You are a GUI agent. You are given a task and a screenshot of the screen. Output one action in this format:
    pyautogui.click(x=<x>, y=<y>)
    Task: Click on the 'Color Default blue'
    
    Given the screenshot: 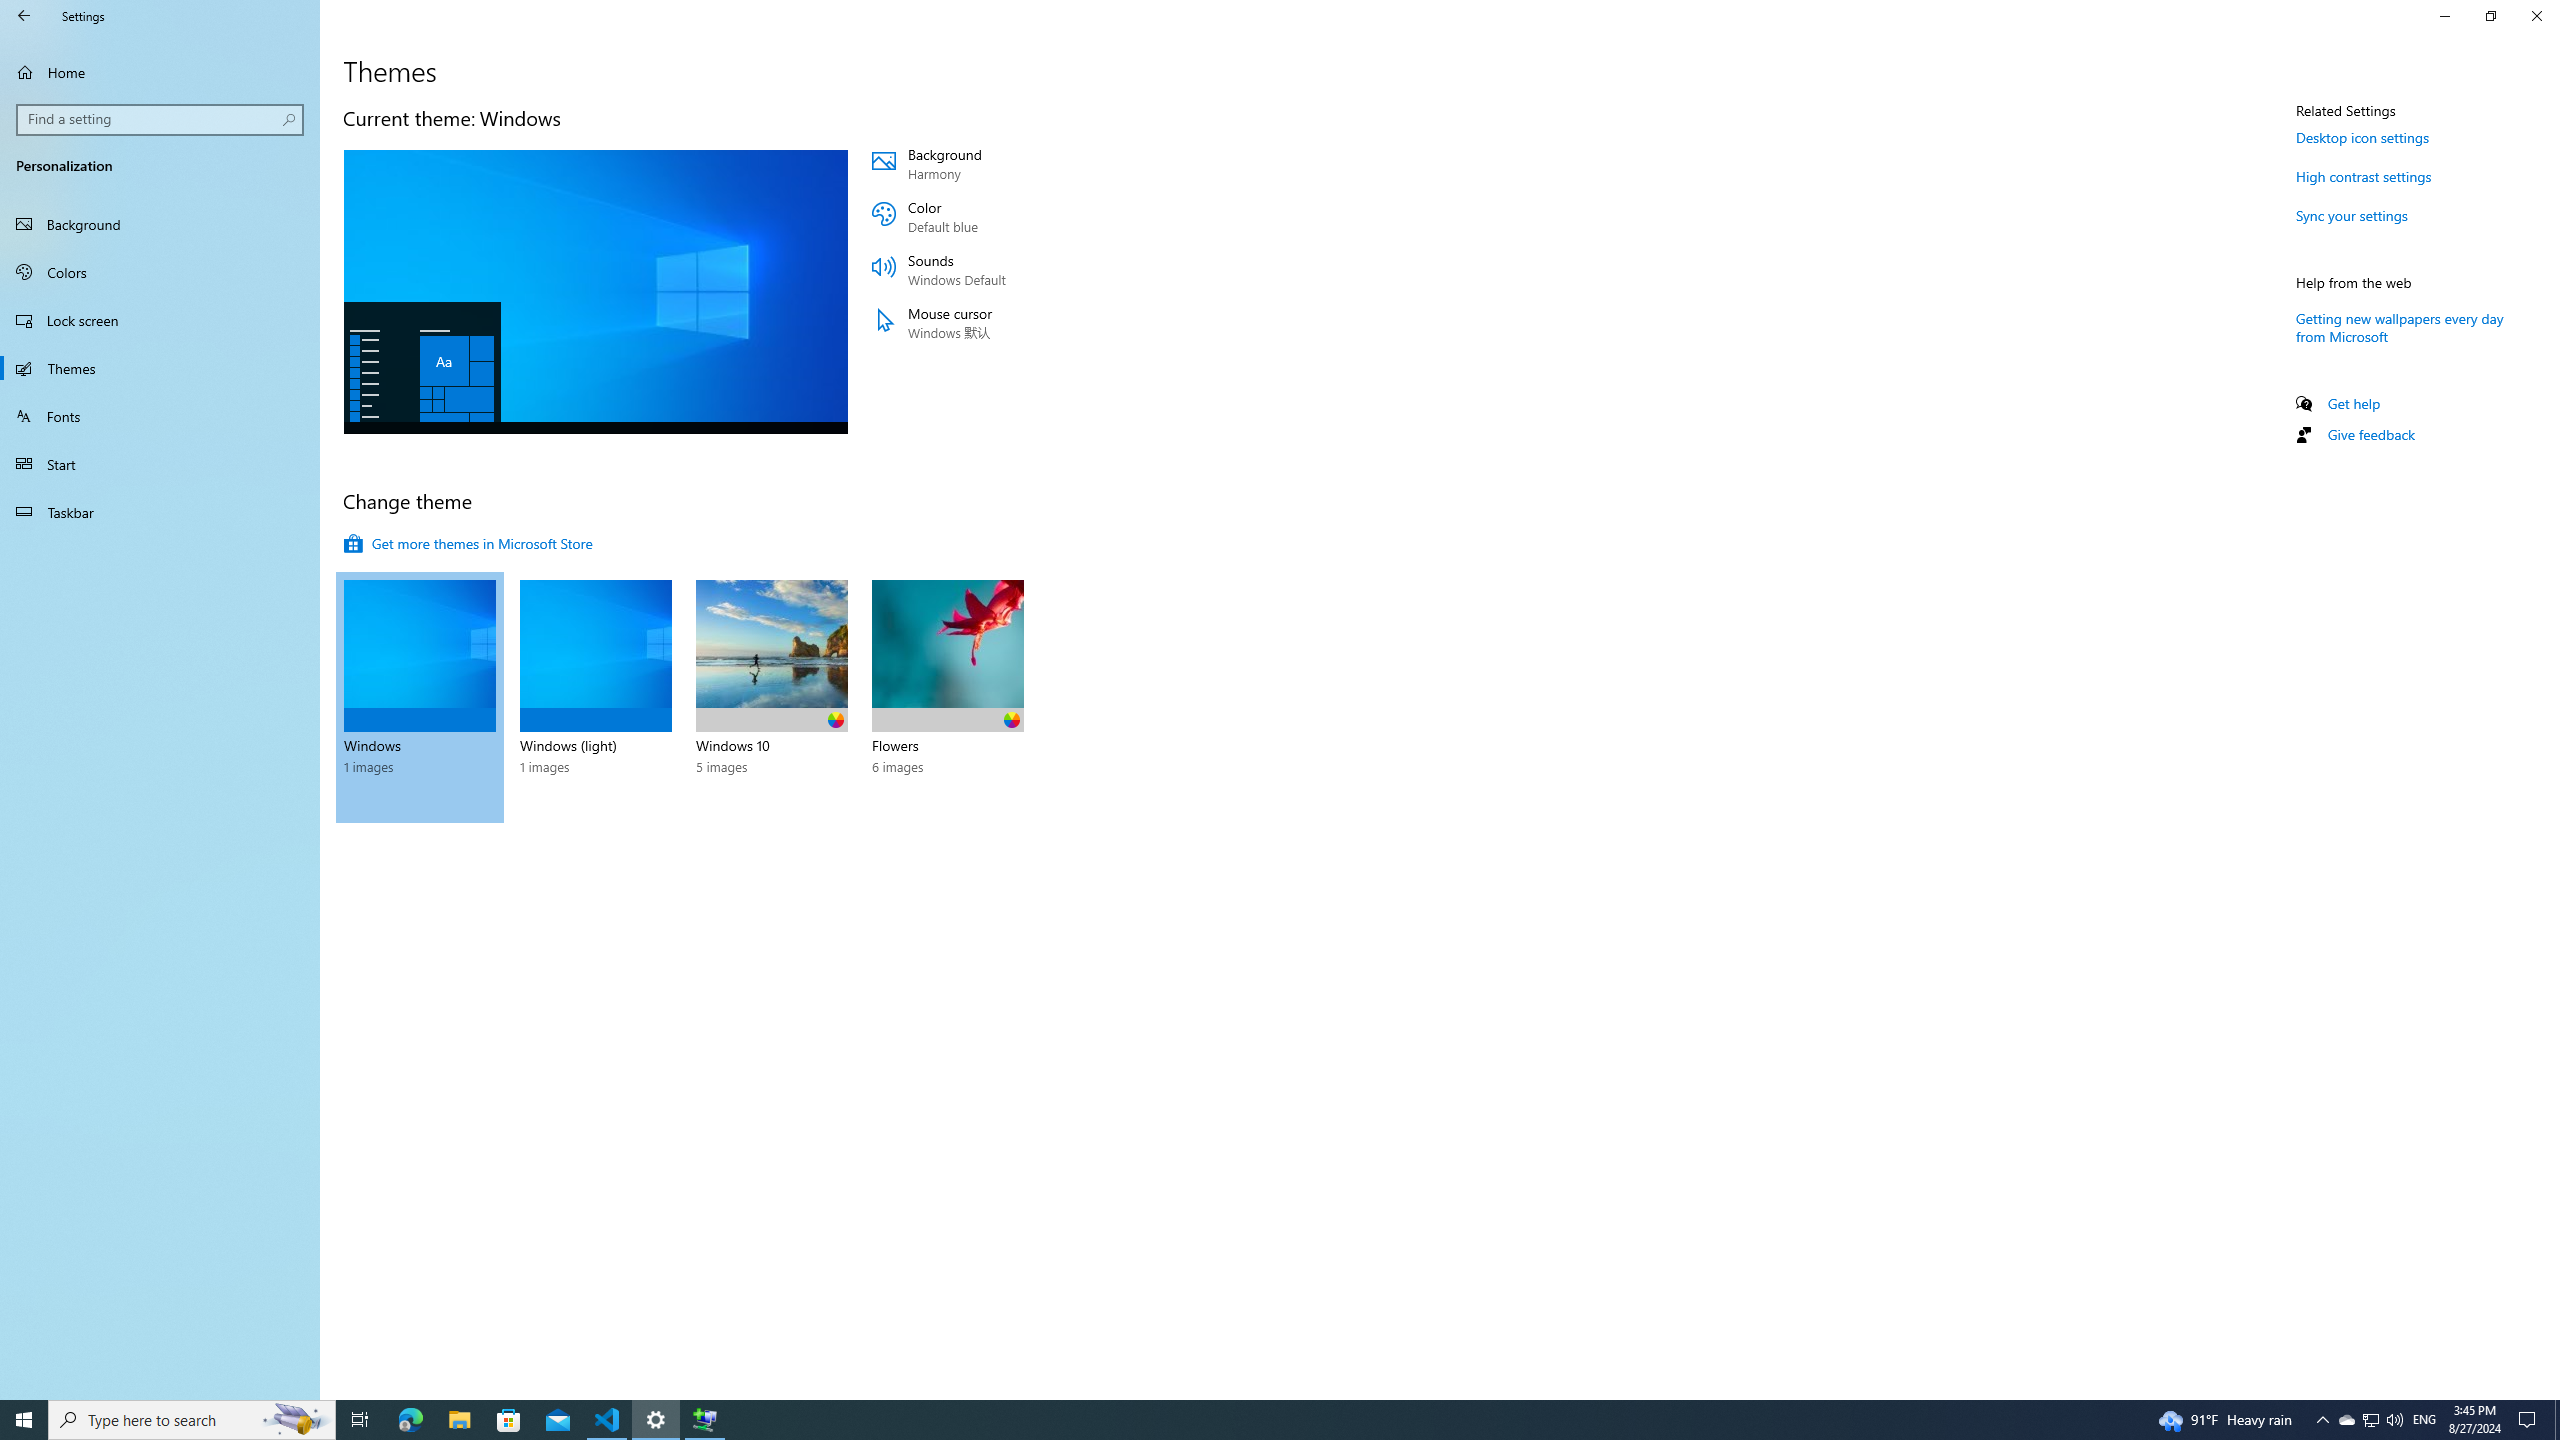 What is the action you would take?
    pyautogui.click(x=991, y=217)
    